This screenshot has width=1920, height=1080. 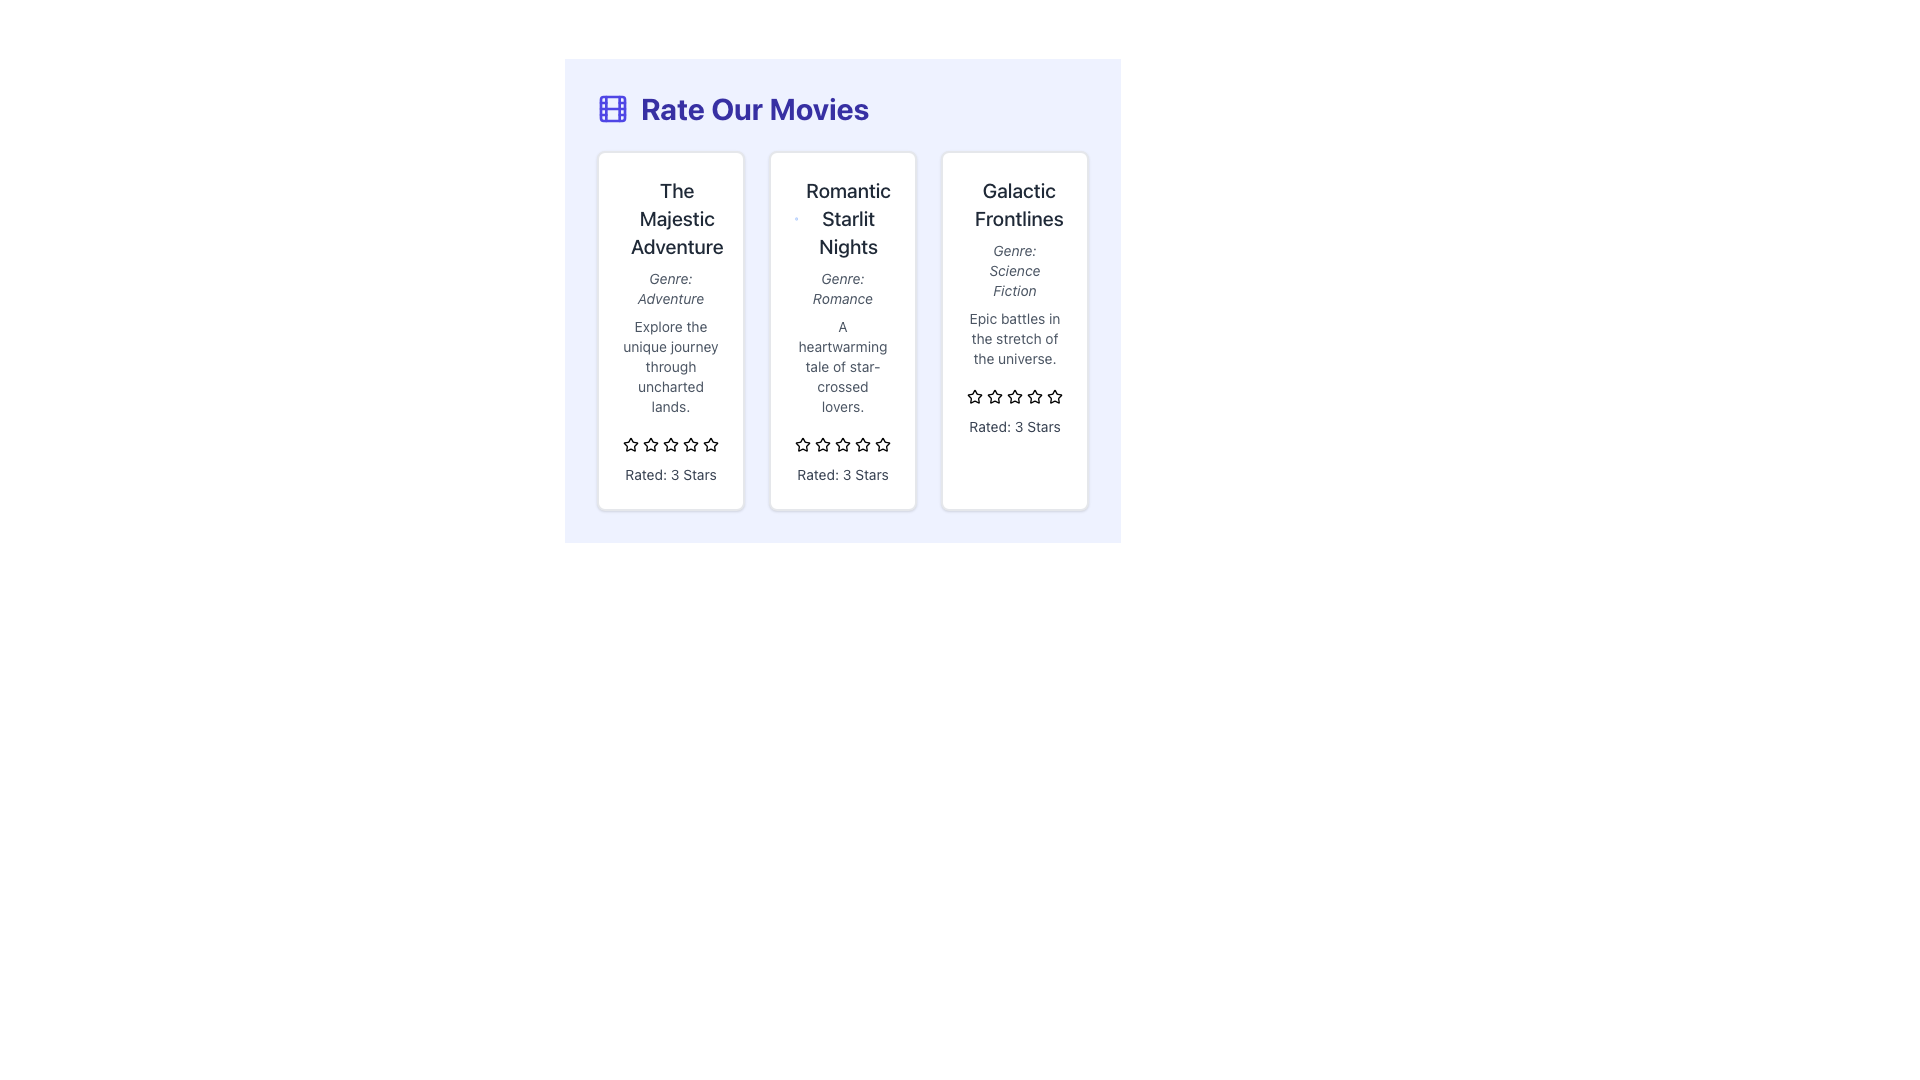 What do you see at coordinates (882, 443) in the screenshot?
I see `the fourth star icon in the rating system of the 'Romantic Starlit Nights' card` at bounding box center [882, 443].